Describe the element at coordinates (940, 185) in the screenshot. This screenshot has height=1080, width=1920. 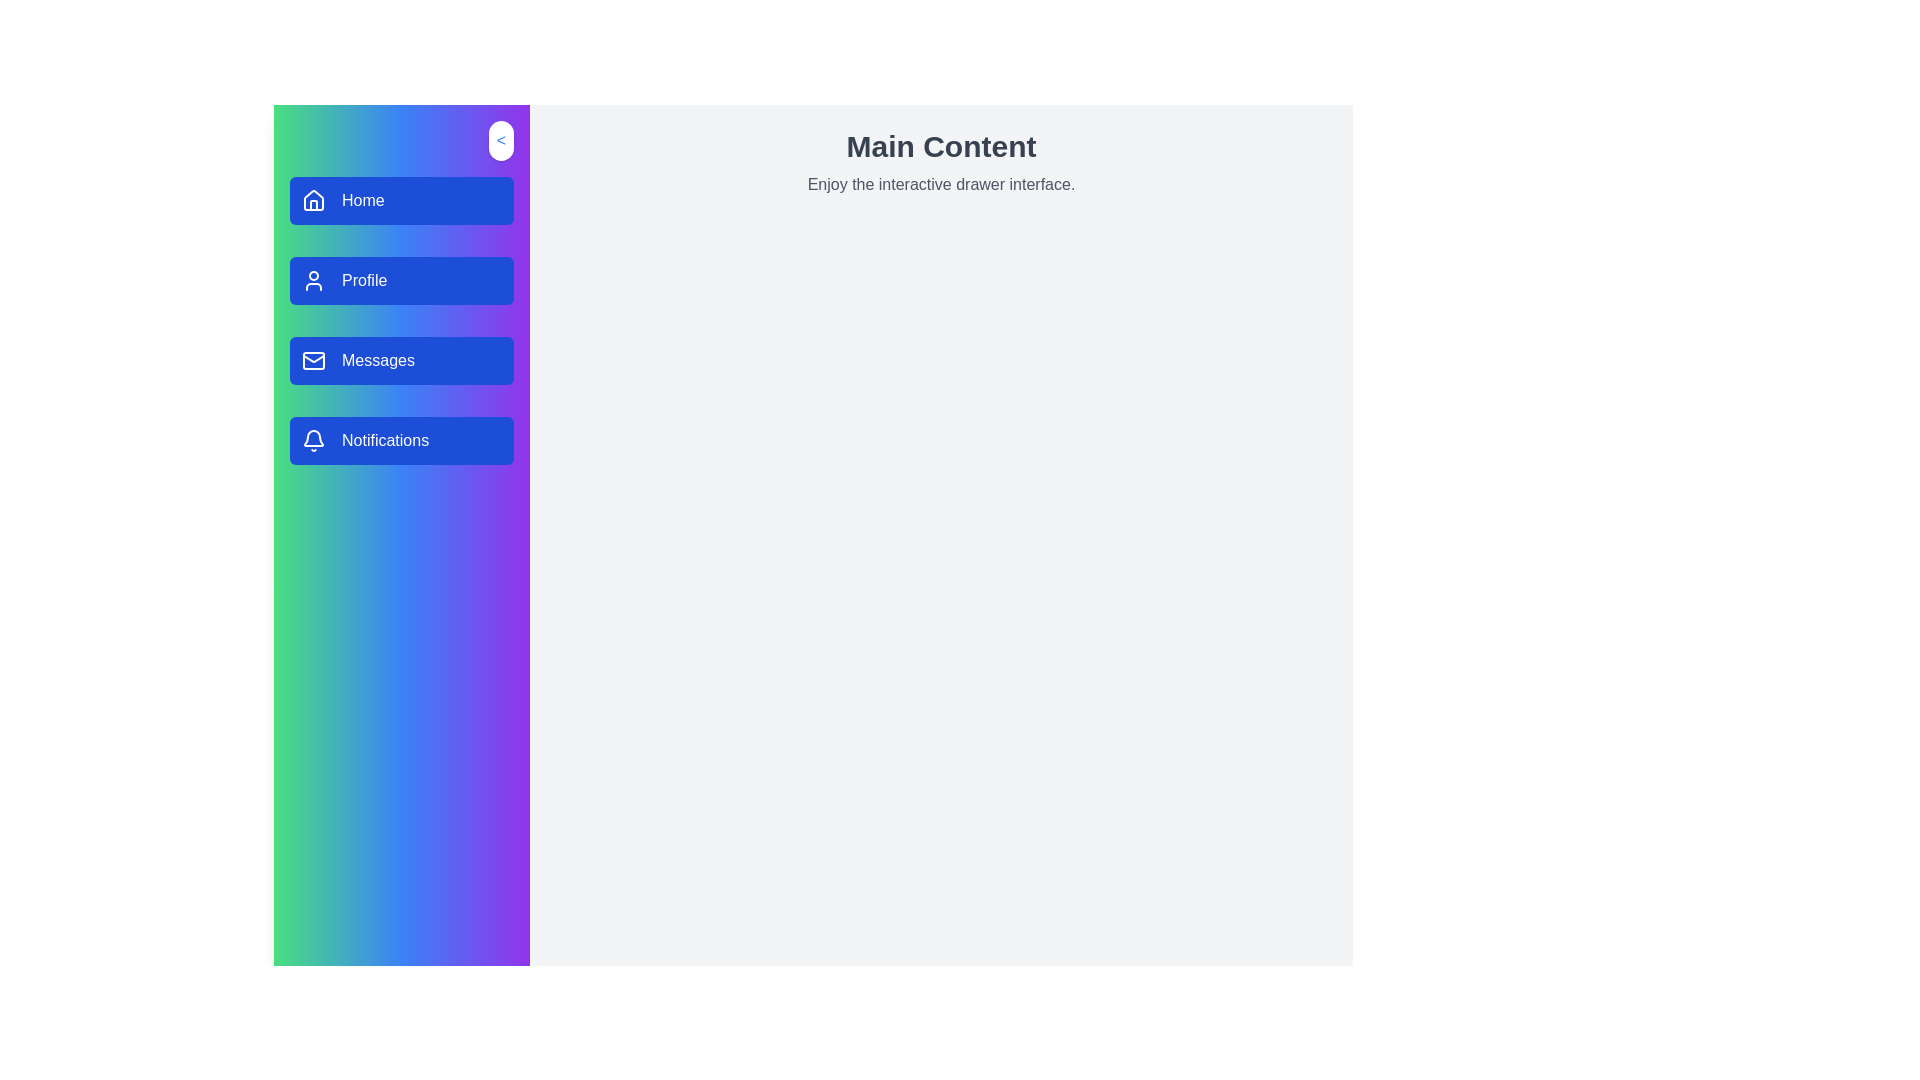
I see `the text display element that shows 'Enjoy the interactive drawer interface.' positioned directly beneath the heading 'Main Content.'` at that location.